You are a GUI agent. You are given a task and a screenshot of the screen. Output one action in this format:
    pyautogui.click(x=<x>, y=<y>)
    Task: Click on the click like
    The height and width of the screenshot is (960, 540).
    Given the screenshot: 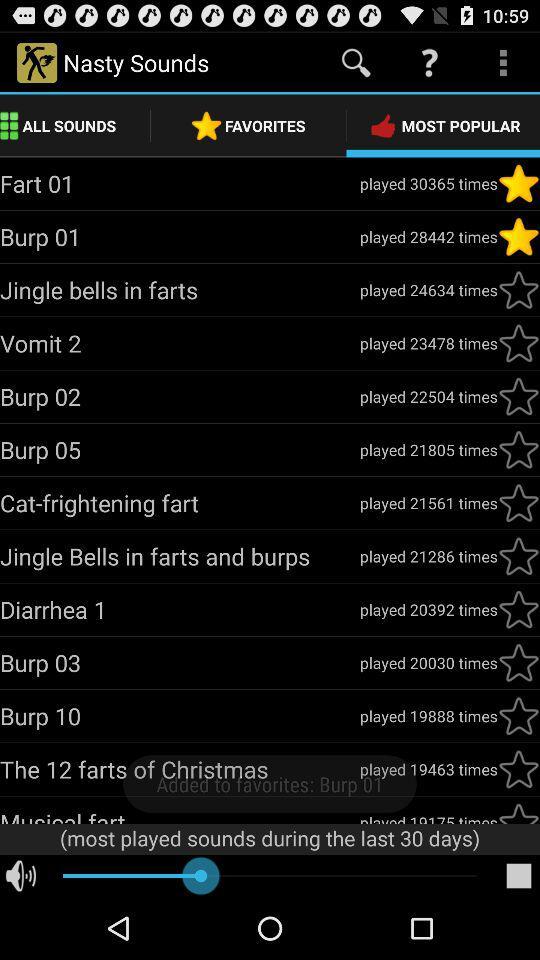 What is the action you would take?
    pyautogui.click(x=518, y=183)
    